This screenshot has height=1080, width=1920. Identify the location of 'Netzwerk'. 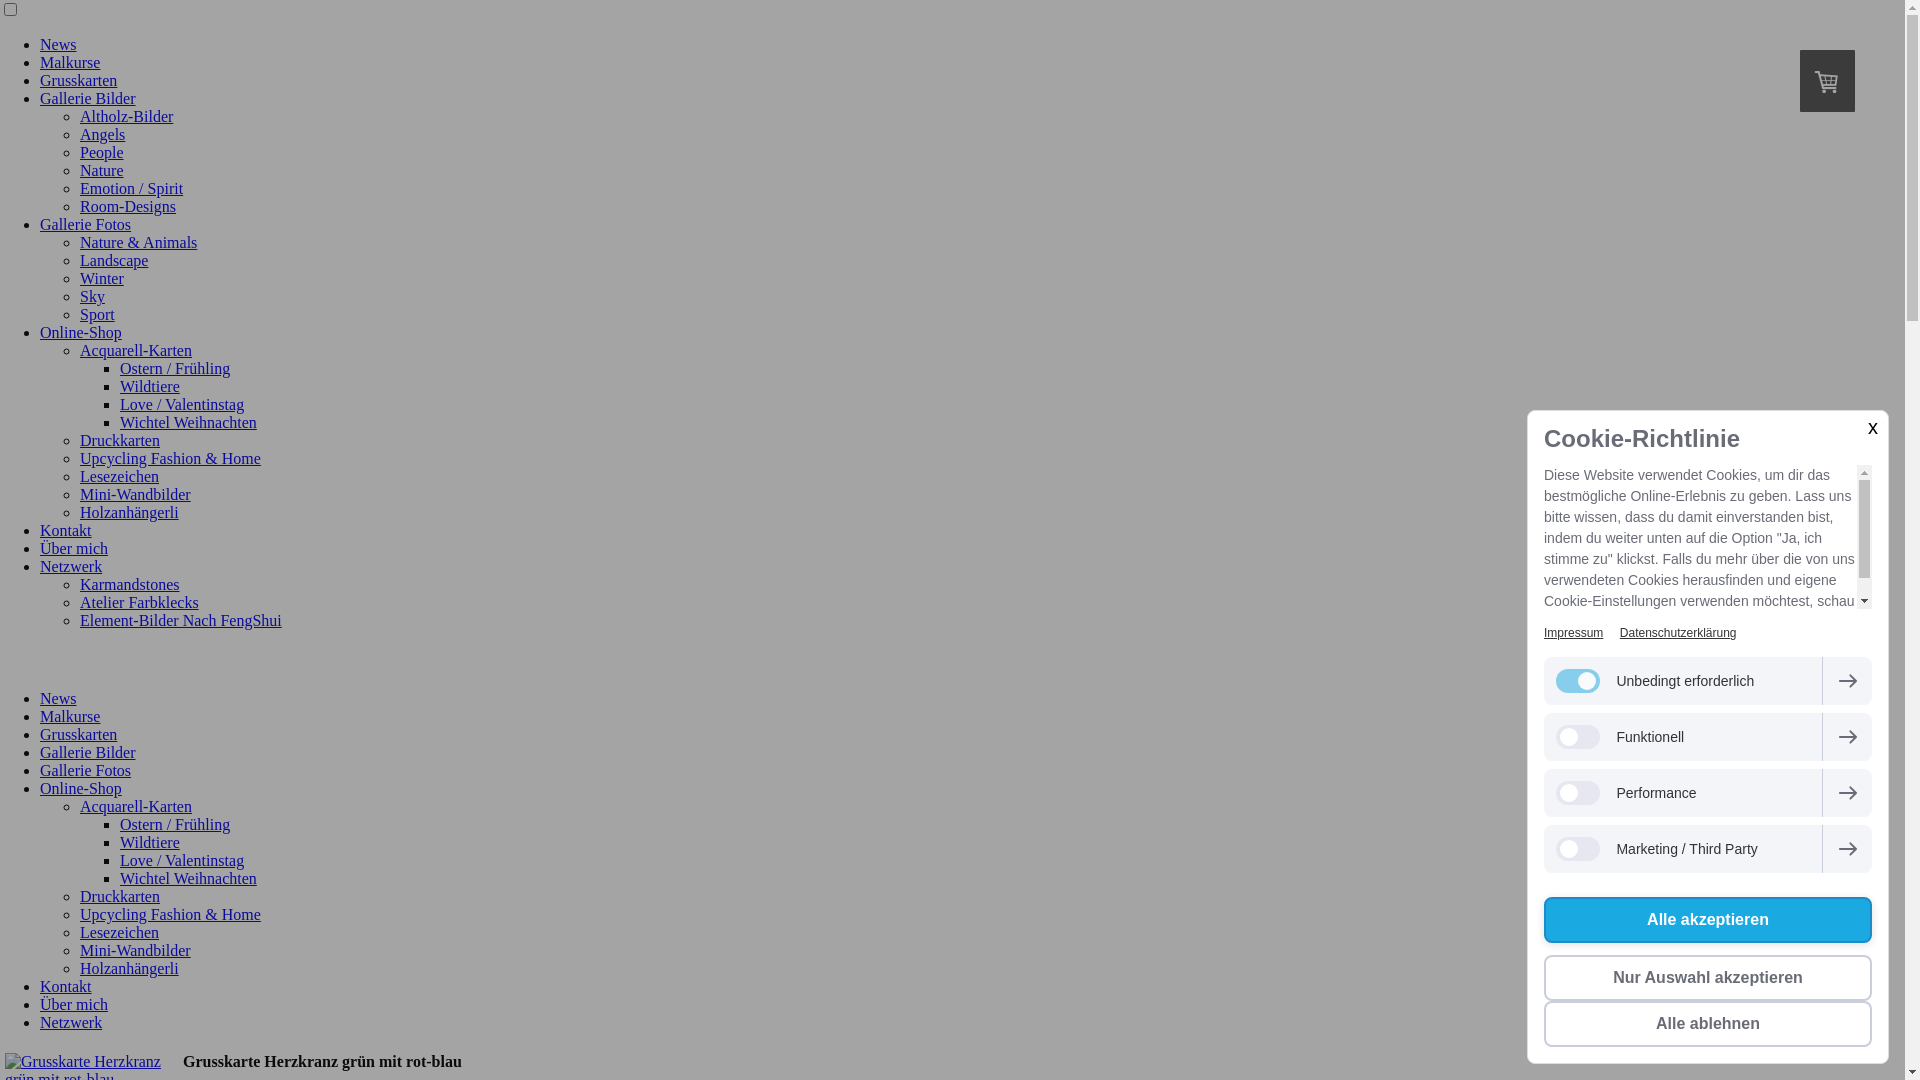
(71, 566).